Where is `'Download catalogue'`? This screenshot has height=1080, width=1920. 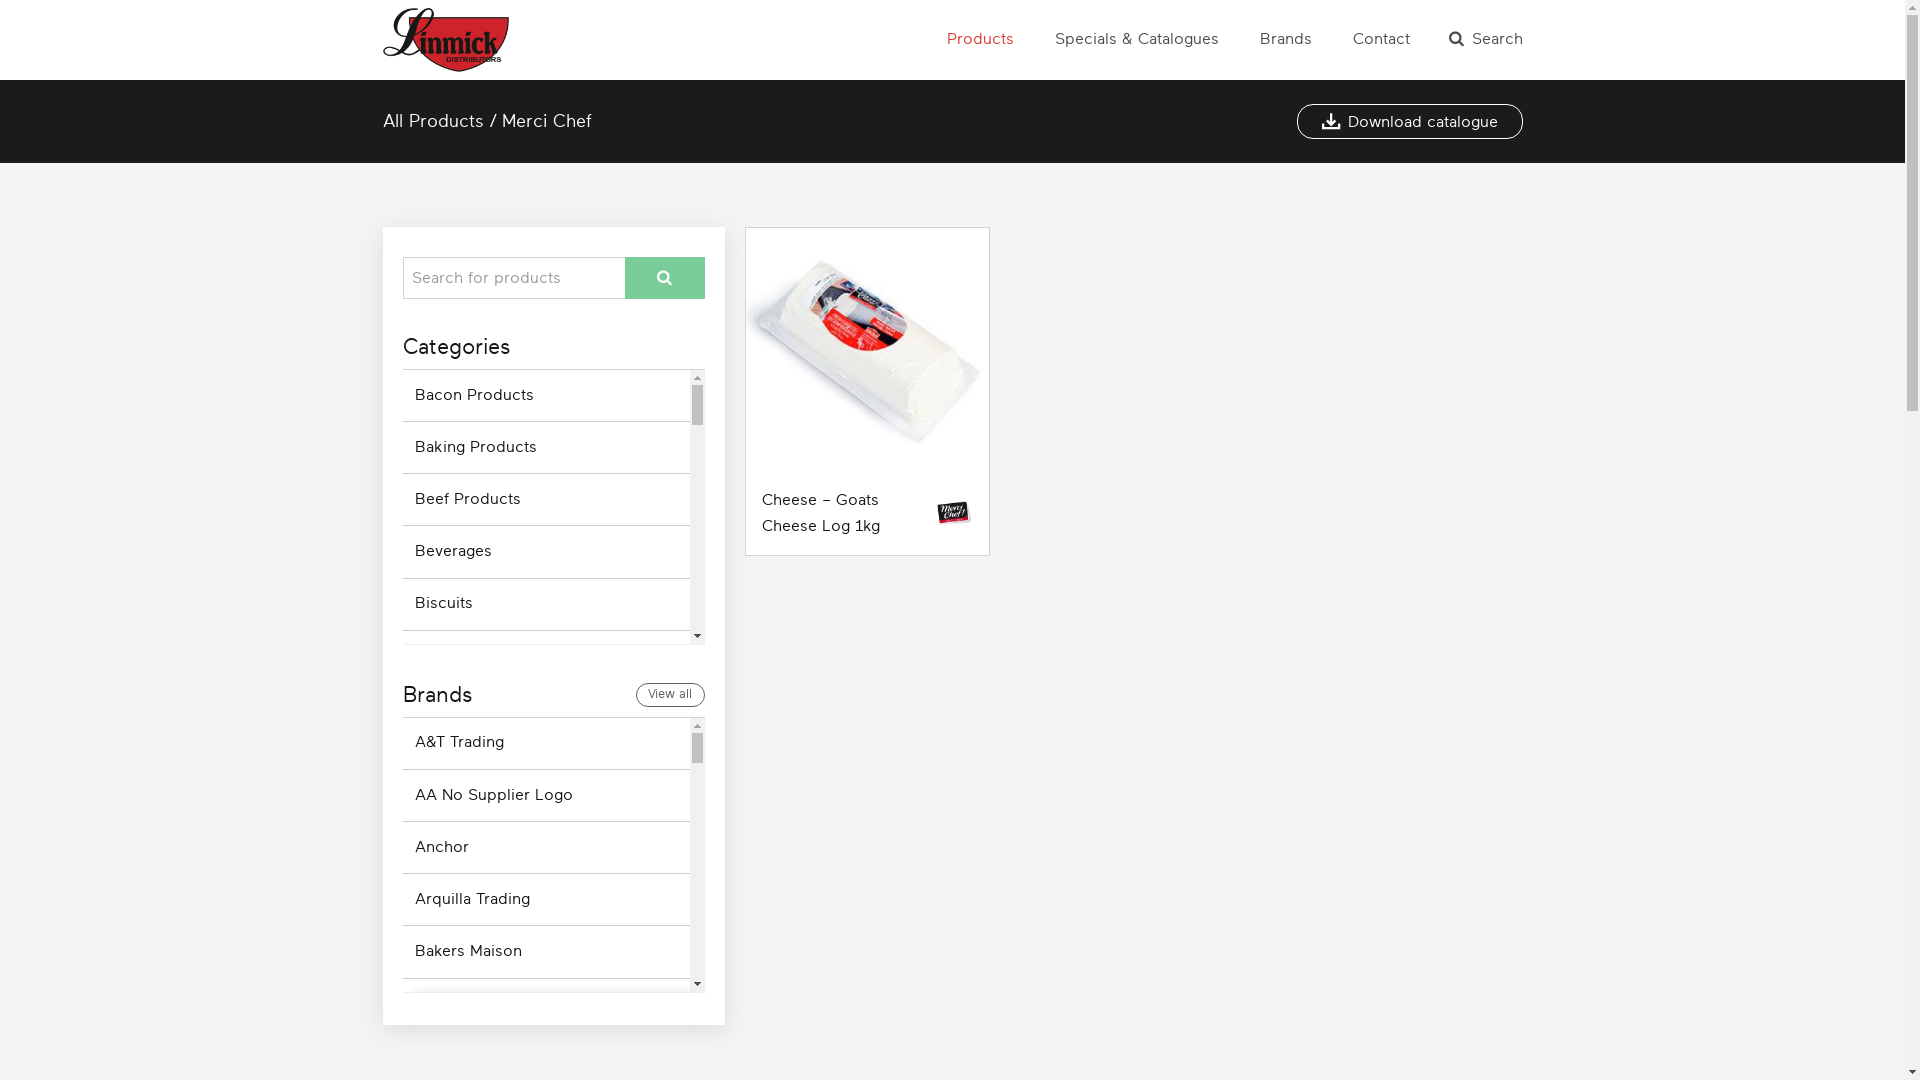
'Download catalogue' is located at coordinates (1296, 121).